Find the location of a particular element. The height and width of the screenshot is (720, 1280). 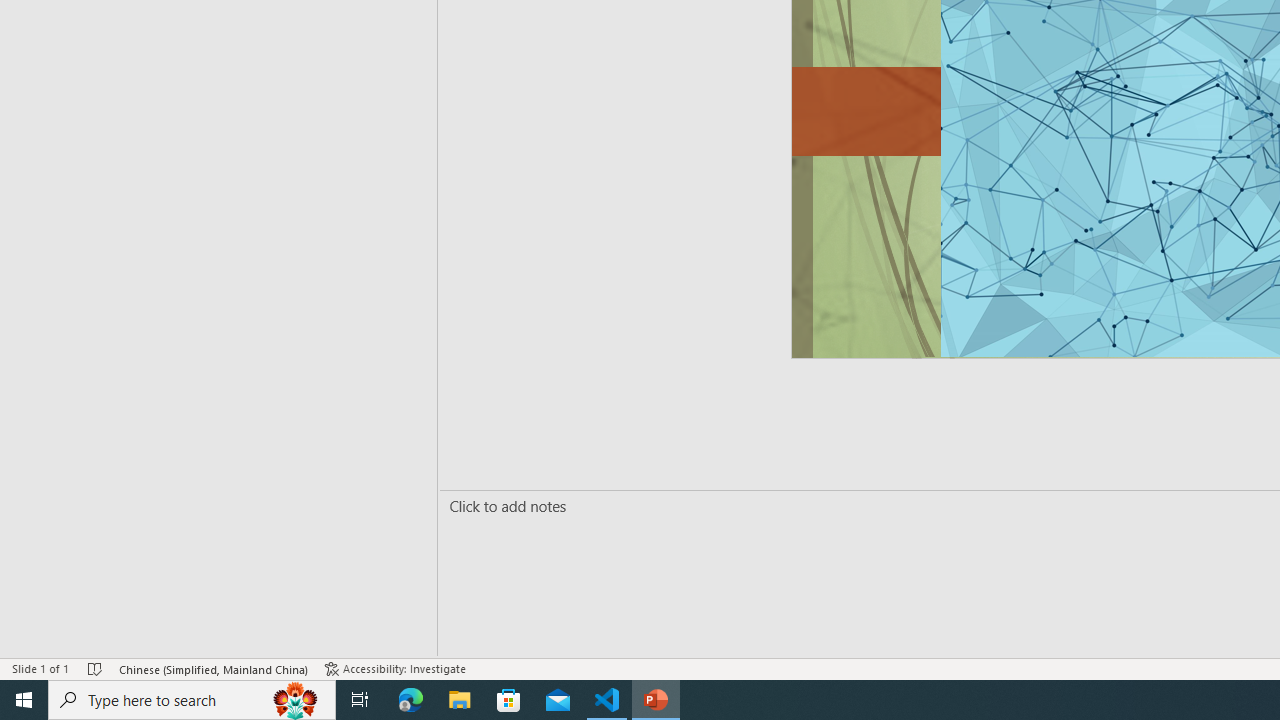

'Type here to search' is located at coordinates (192, 698).